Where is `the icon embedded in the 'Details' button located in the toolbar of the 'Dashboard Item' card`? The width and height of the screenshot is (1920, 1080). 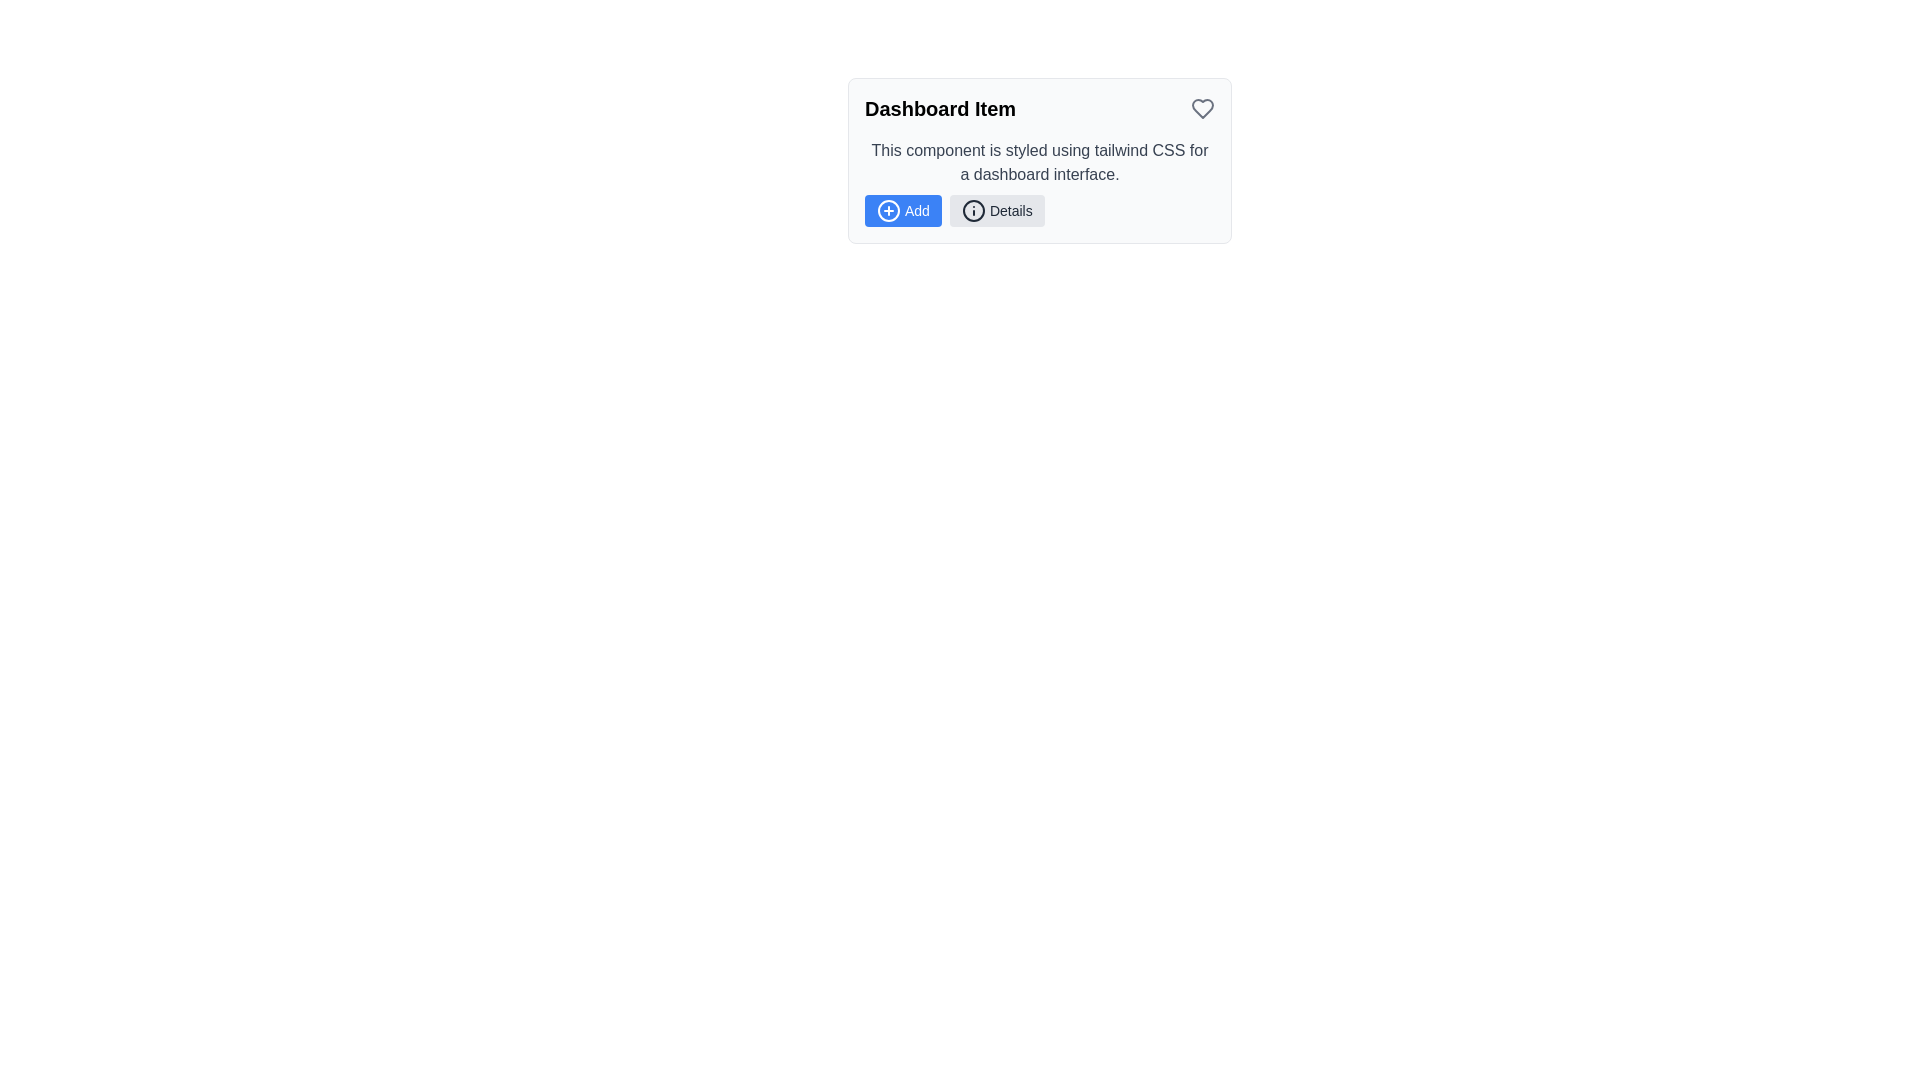
the icon embedded in the 'Details' button located in the toolbar of the 'Dashboard Item' card is located at coordinates (973, 211).